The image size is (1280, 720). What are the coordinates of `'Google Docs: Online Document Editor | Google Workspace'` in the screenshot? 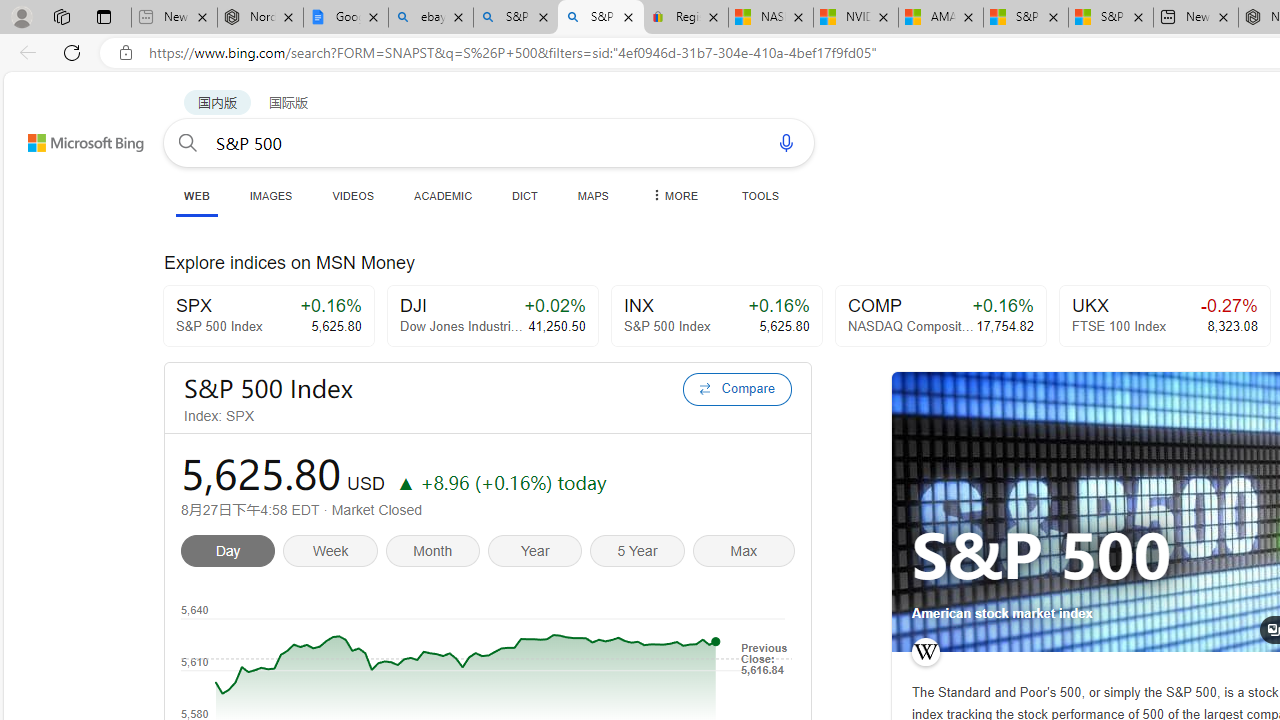 It's located at (345, 17).